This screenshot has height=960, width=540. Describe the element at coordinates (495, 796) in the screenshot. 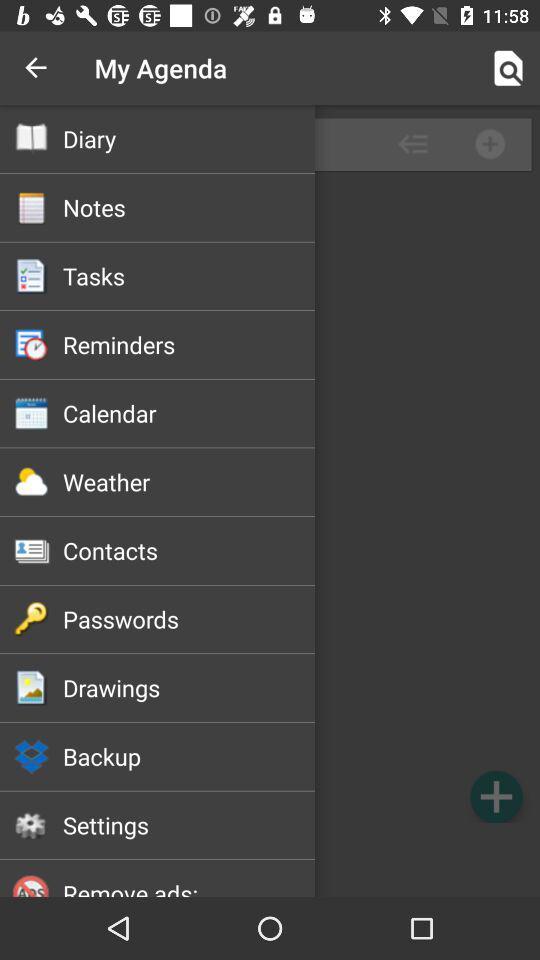

I see `the item to the right of the backup item` at that location.